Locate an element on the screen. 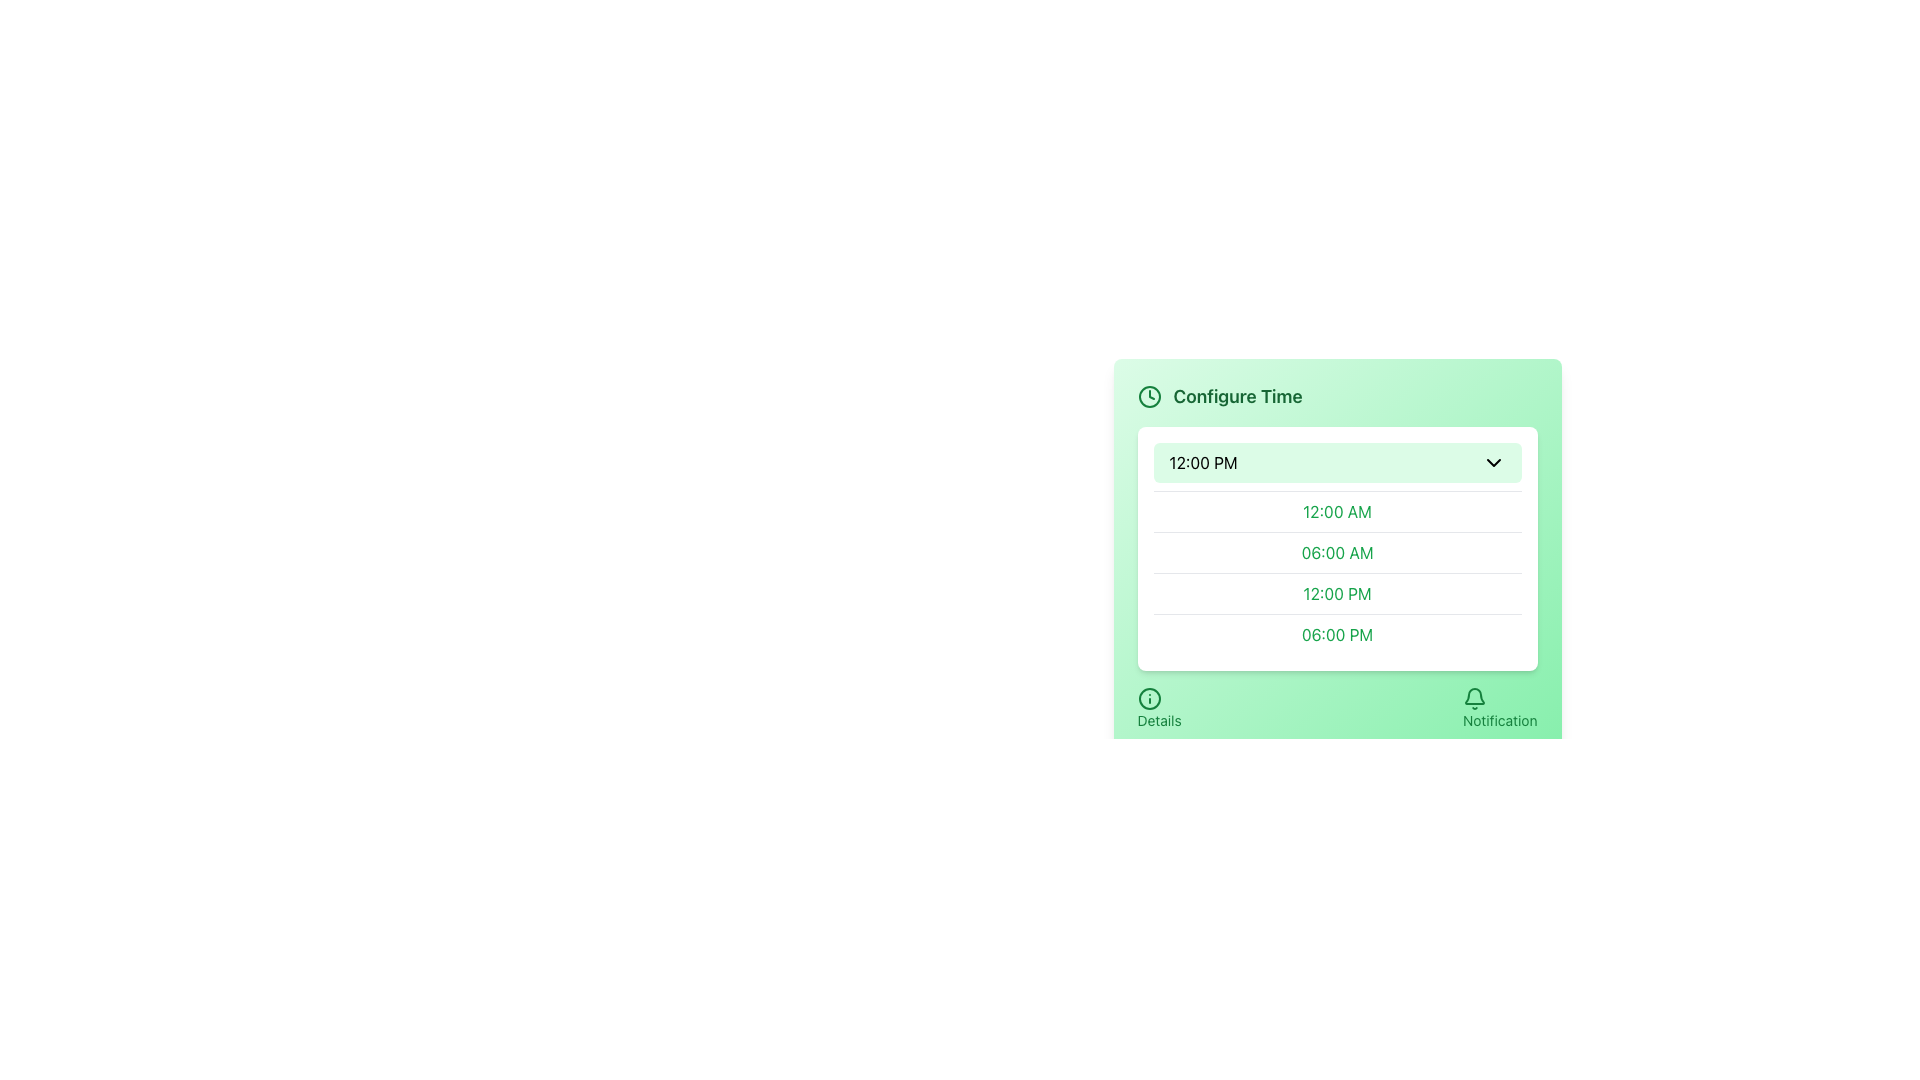 The width and height of the screenshot is (1920, 1080). the selectable time option located in the third row of the dropdown menu is located at coordinates (1337, 592).